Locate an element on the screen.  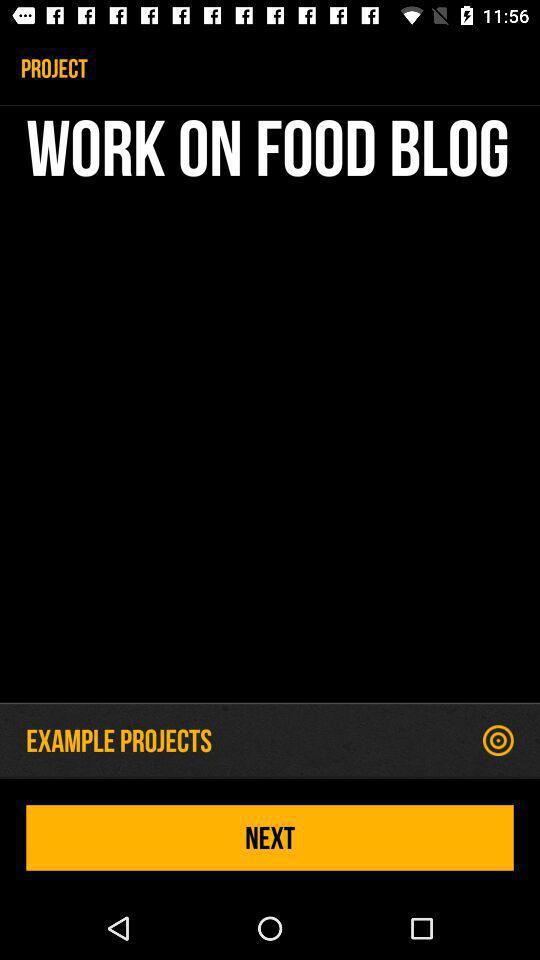
item below example projects item is located at coordinates (270, 837).